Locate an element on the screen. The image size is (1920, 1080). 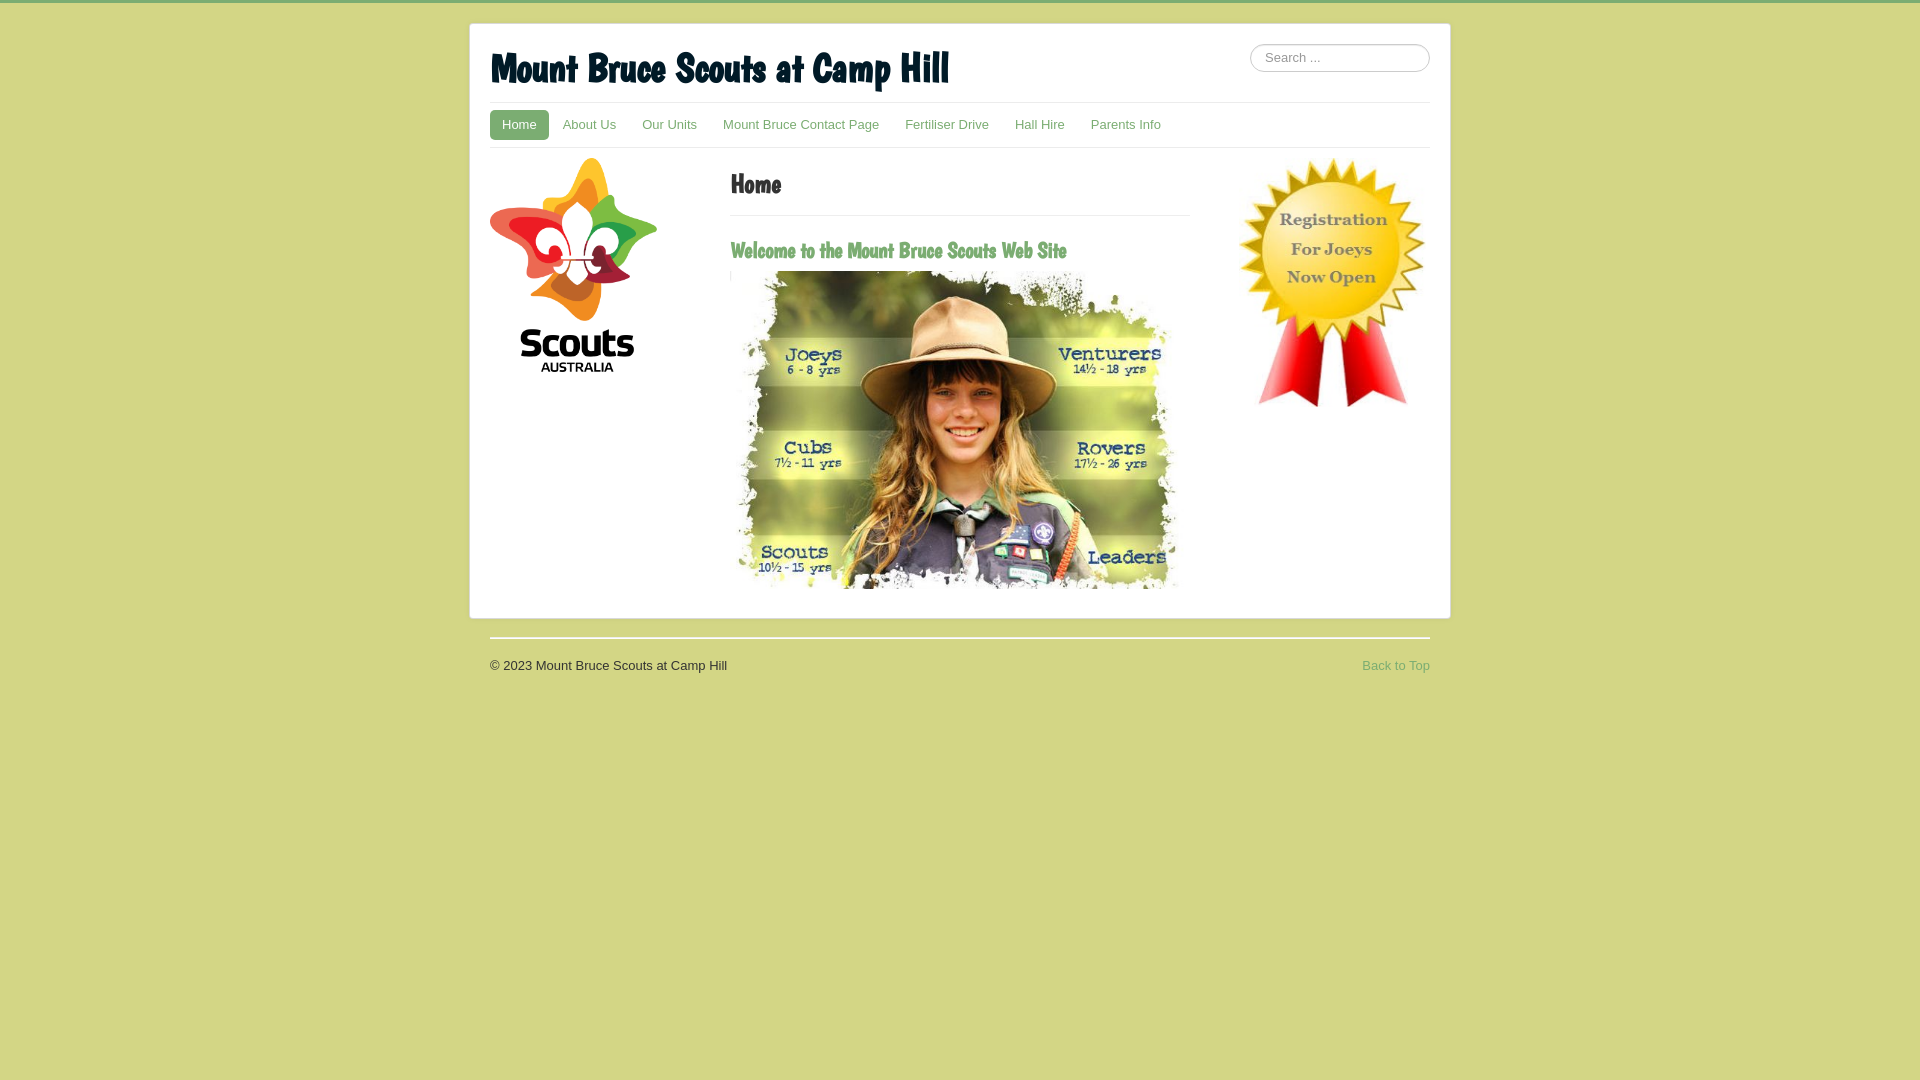
'Parents Info' is located at coordinates (1126, 124).